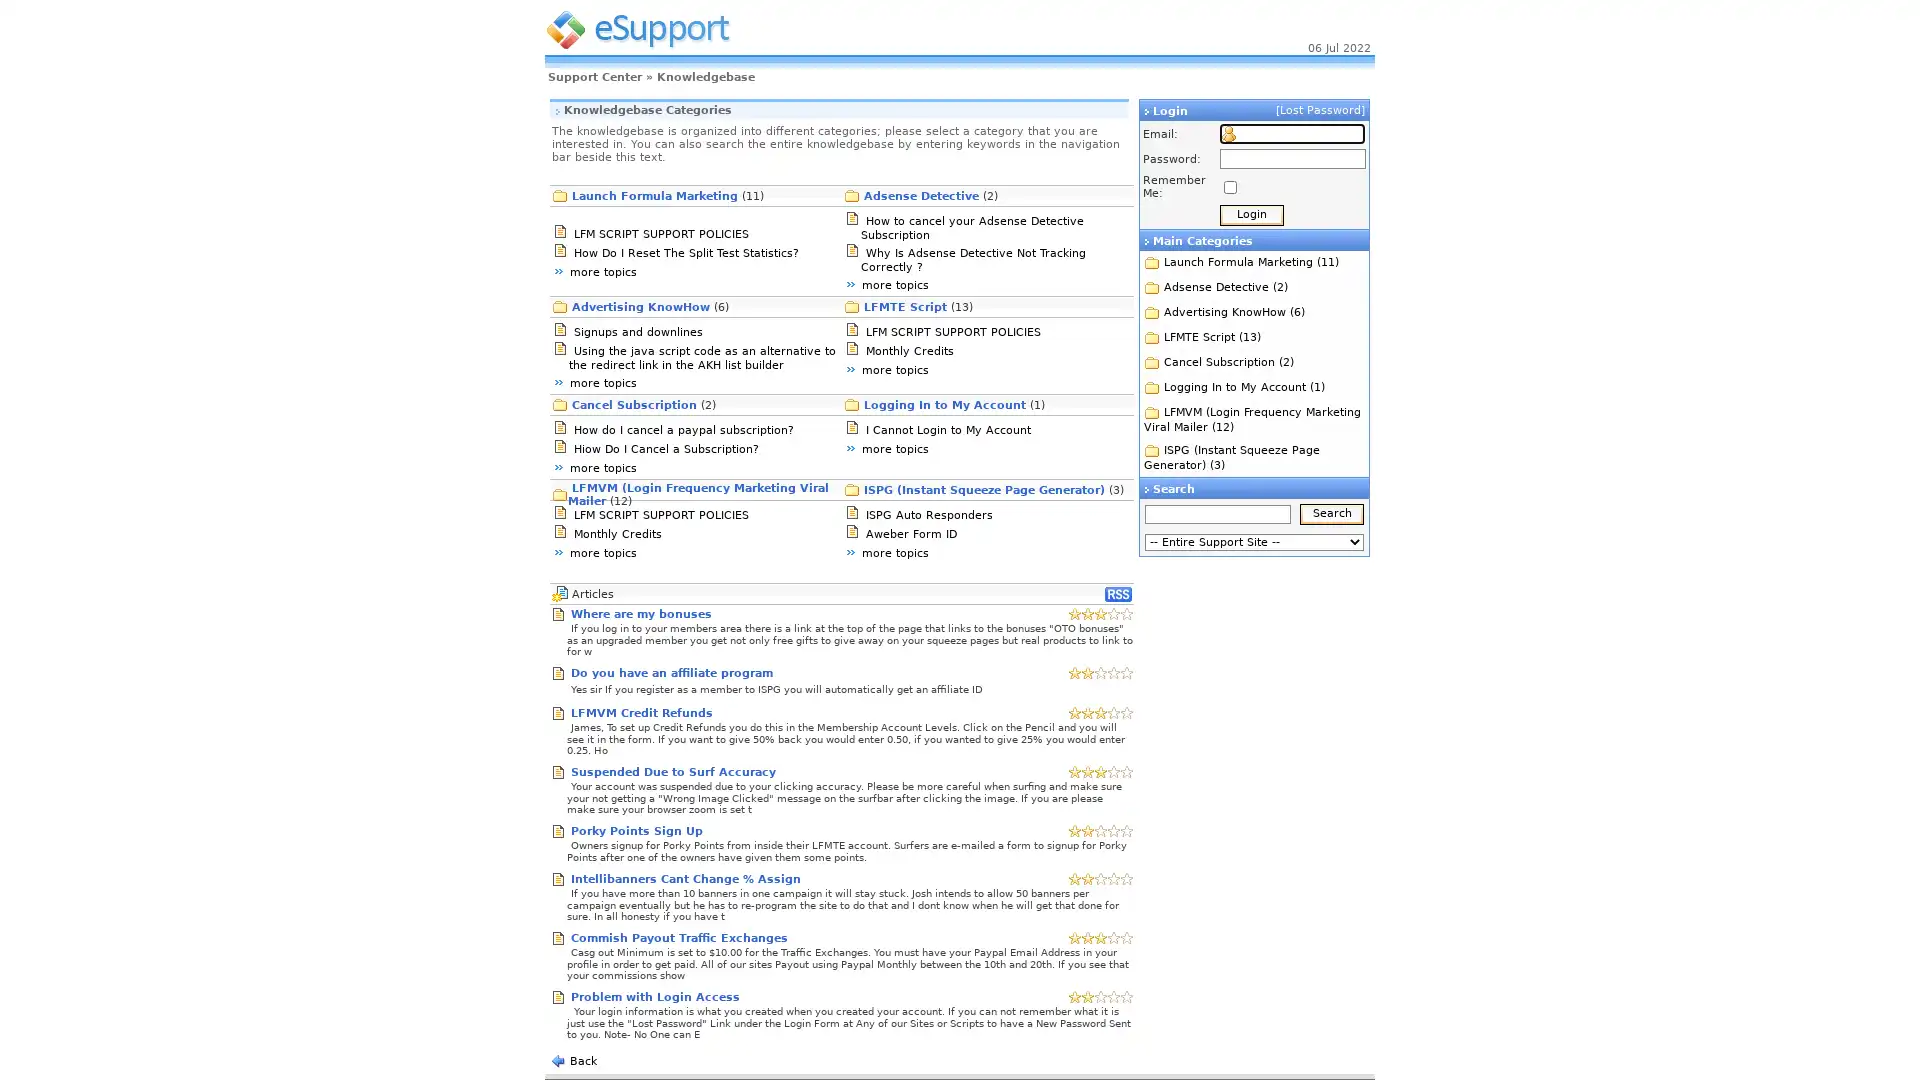 Image resolution: width=1920 pixels, height=1080 pixels. Describe the element at coordinates (1251, 215) in the screenshot. I see `Login` at that location.